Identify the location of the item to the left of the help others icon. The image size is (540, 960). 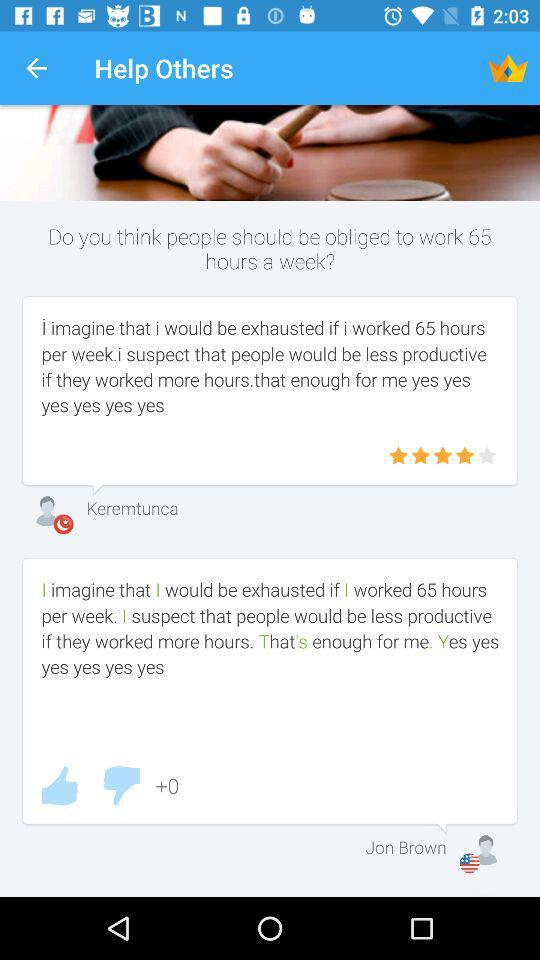
(36, 68).